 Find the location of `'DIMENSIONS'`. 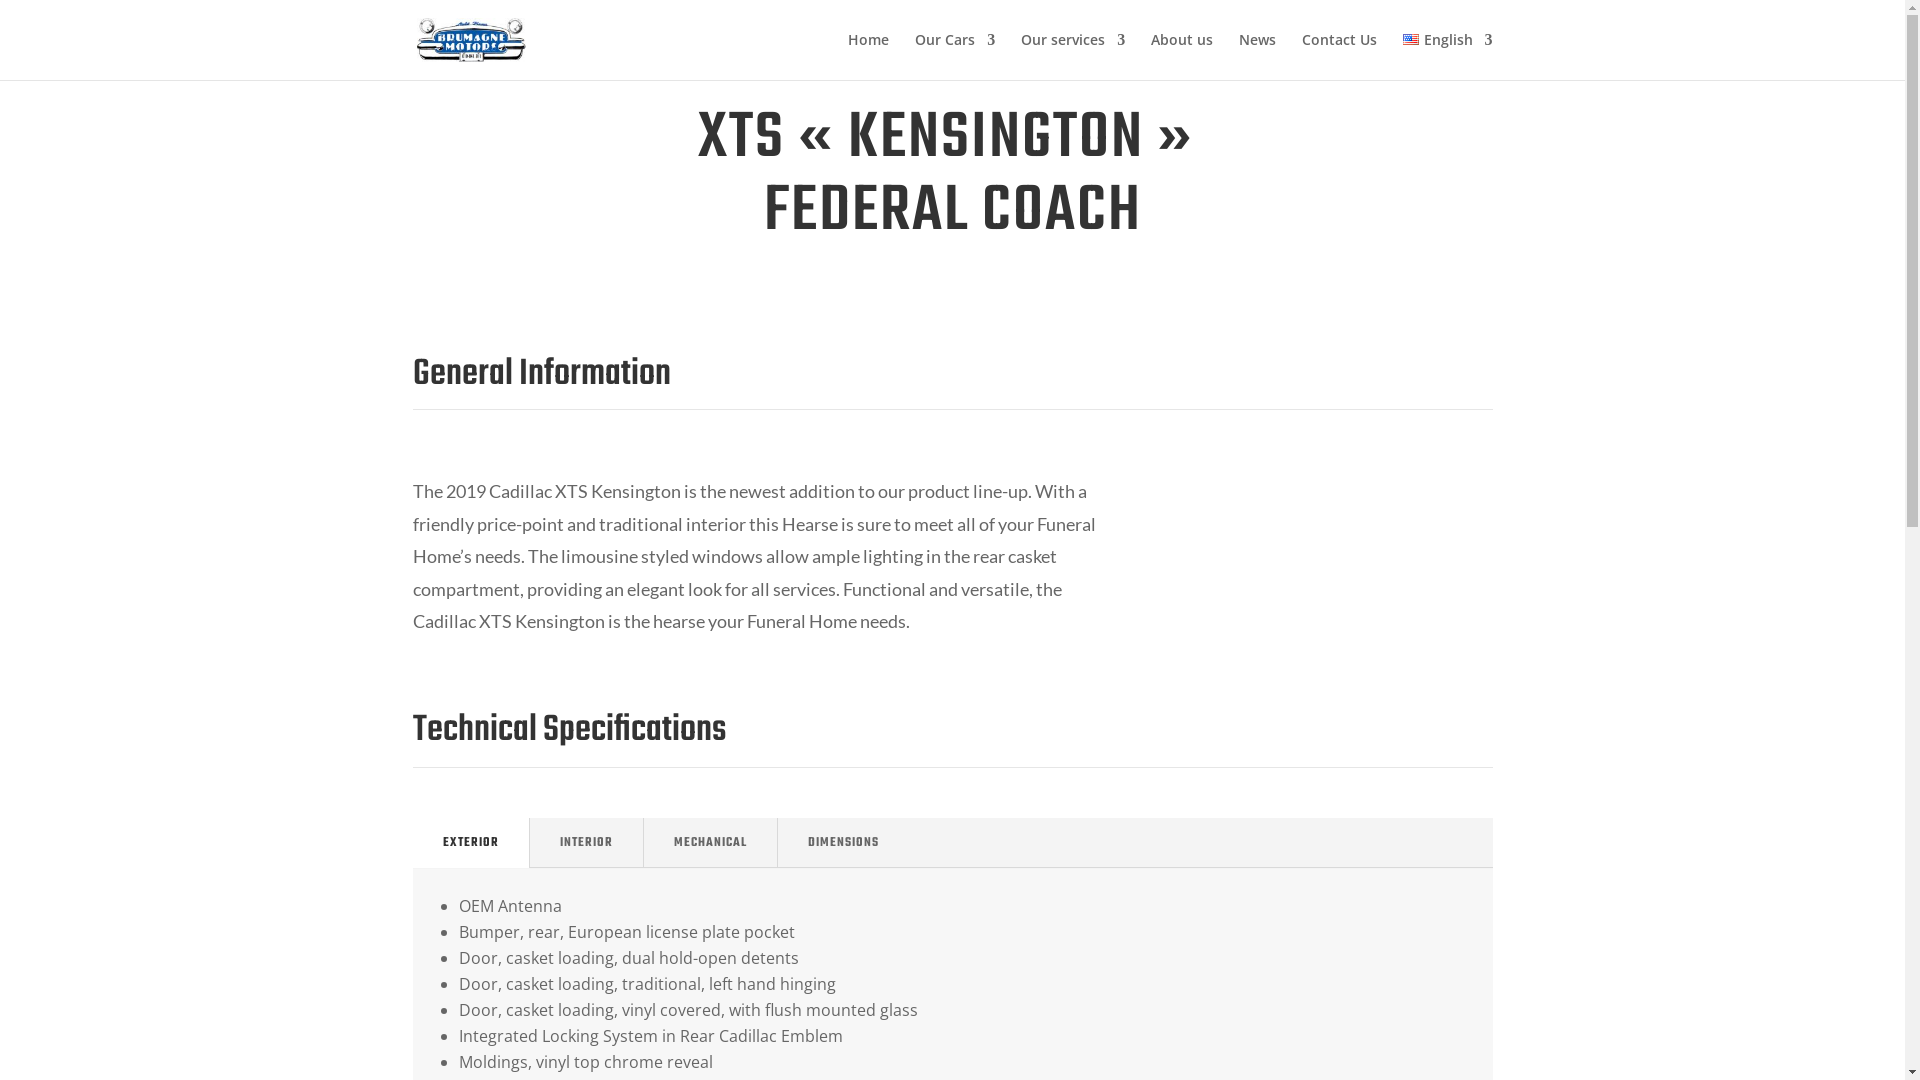

'DIMENSIONS' is located at coordinates (843, 843).